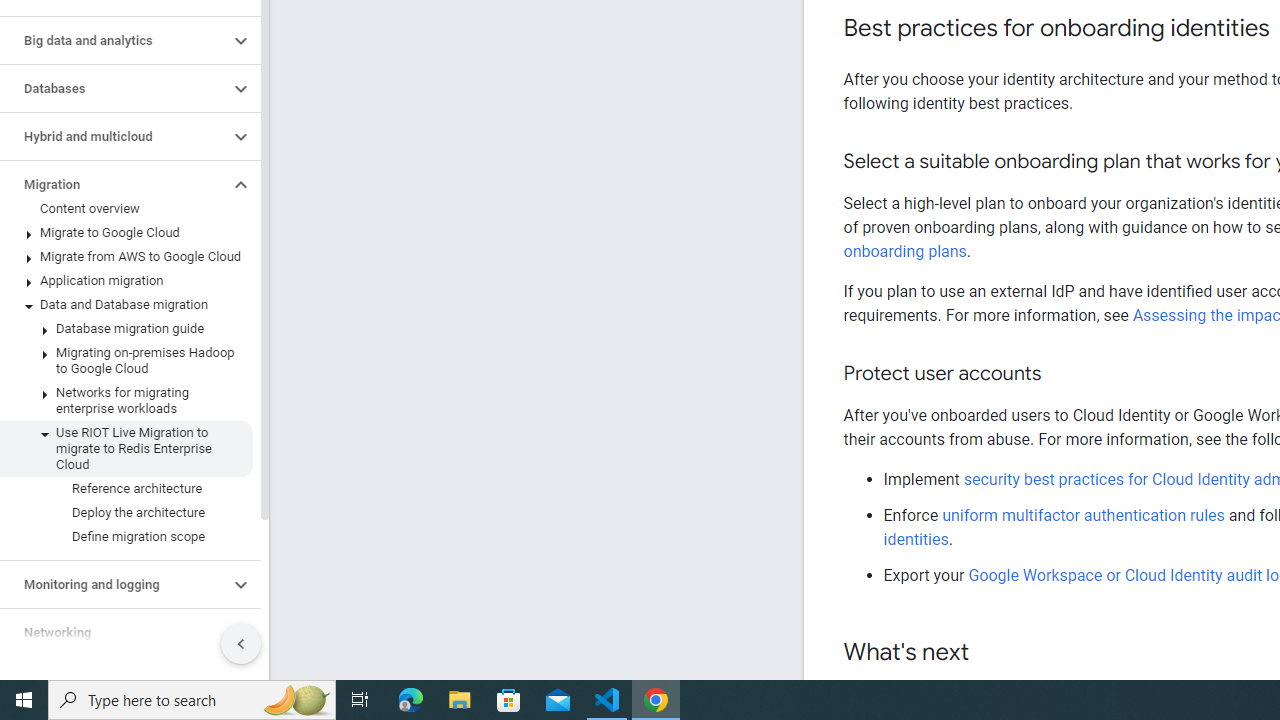  What do you see at coordinates (989, 653) in the screenshot?
I see `'Copy link to this section: What'` at bounding box center [989, 653].